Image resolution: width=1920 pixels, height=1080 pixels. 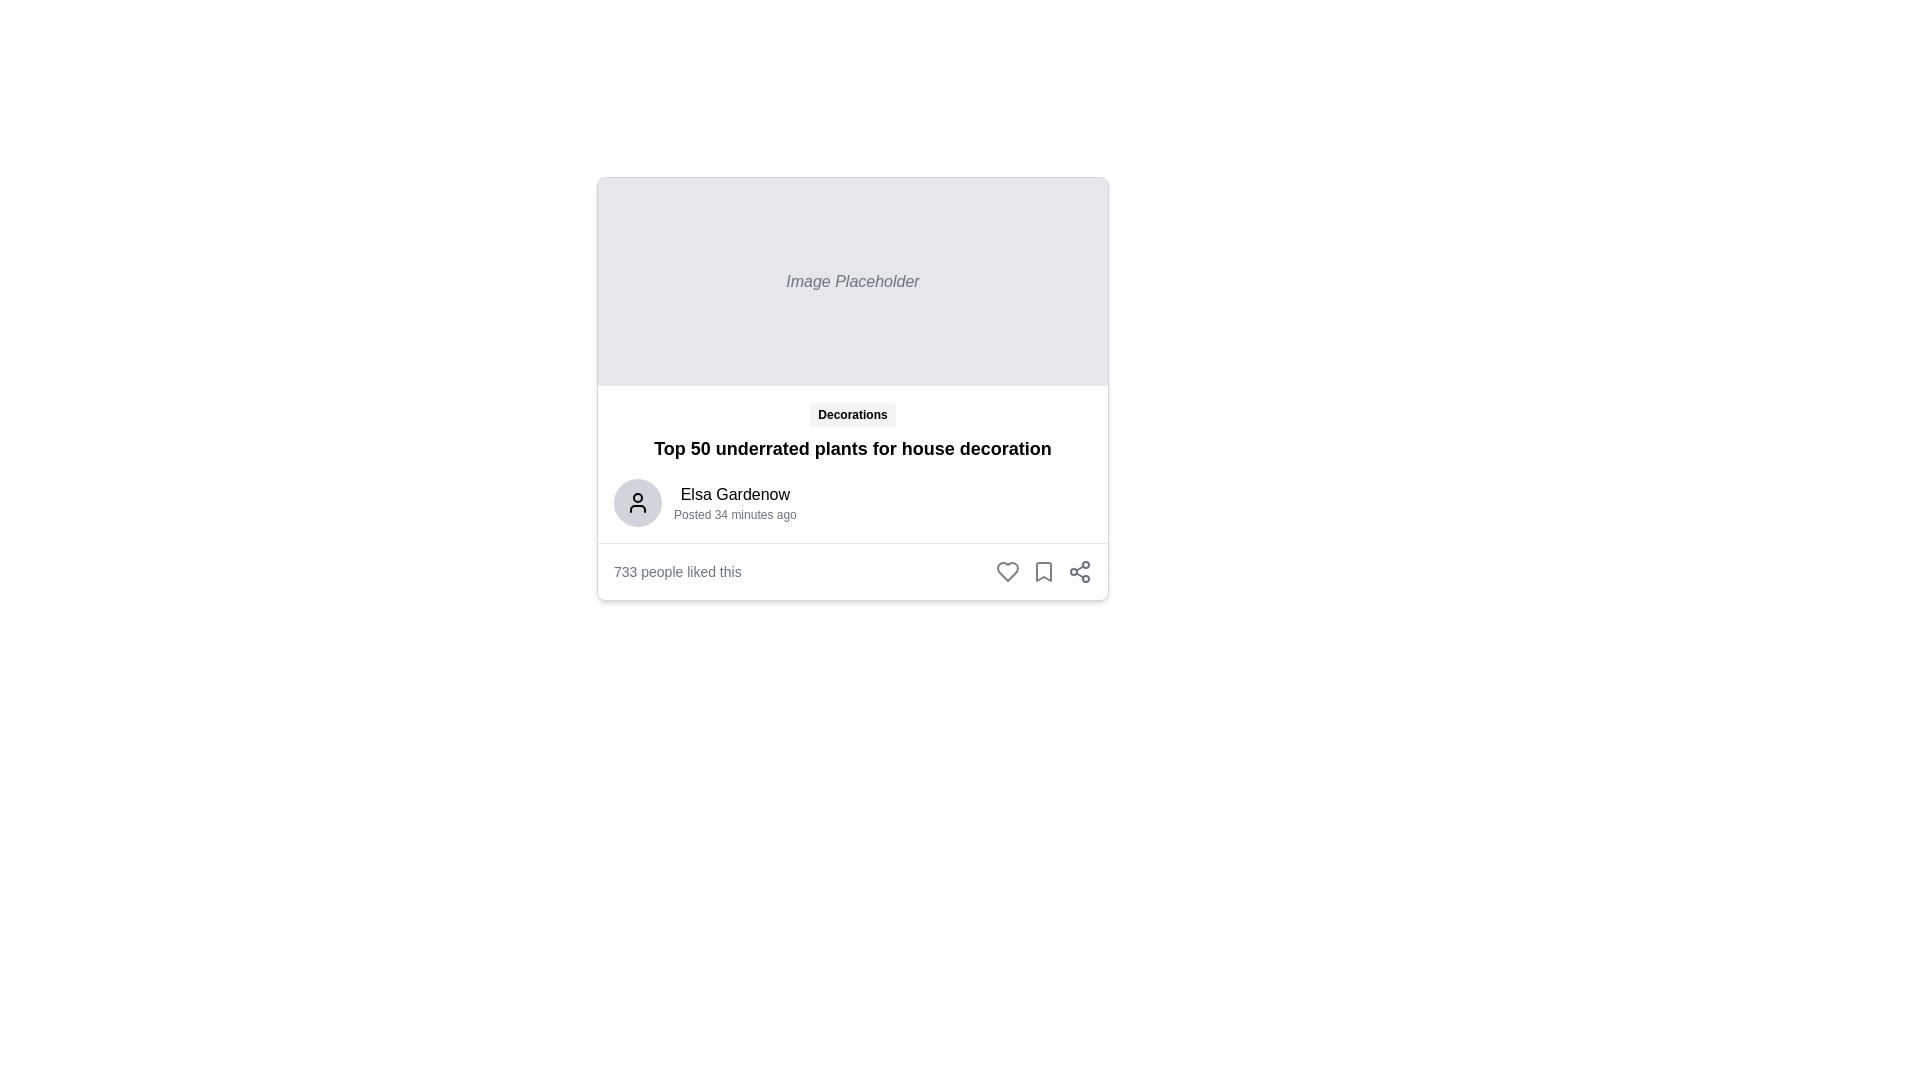 What do you see at coordinates (1079, 571) in the screenshot?
I see `the 'share' button, which is represented by an icon of three circles connected by two lines, located at the far-right end of the row of interactive icons` at bounding box center [1079, 571].